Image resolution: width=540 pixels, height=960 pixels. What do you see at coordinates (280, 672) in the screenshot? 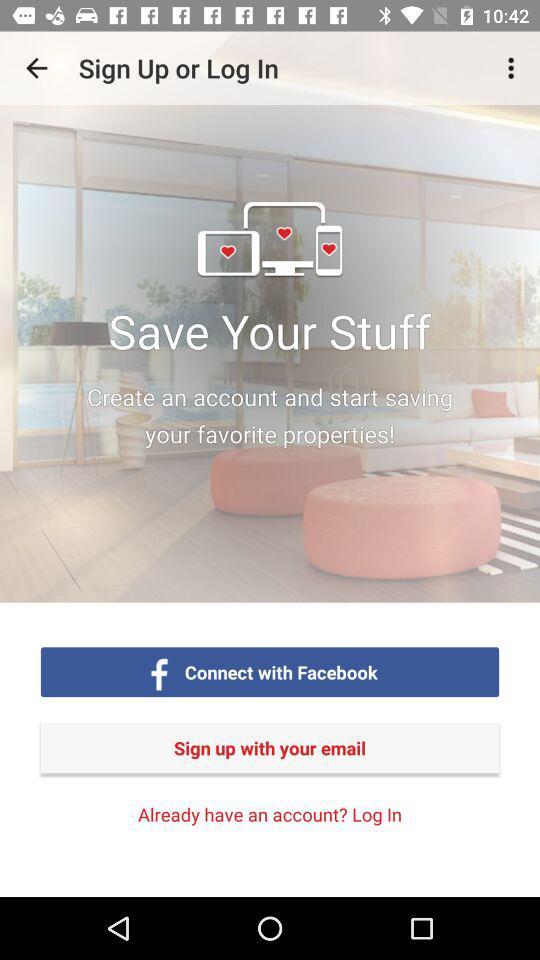
I see `the connect with facebook` at bounding box center [280, 672].